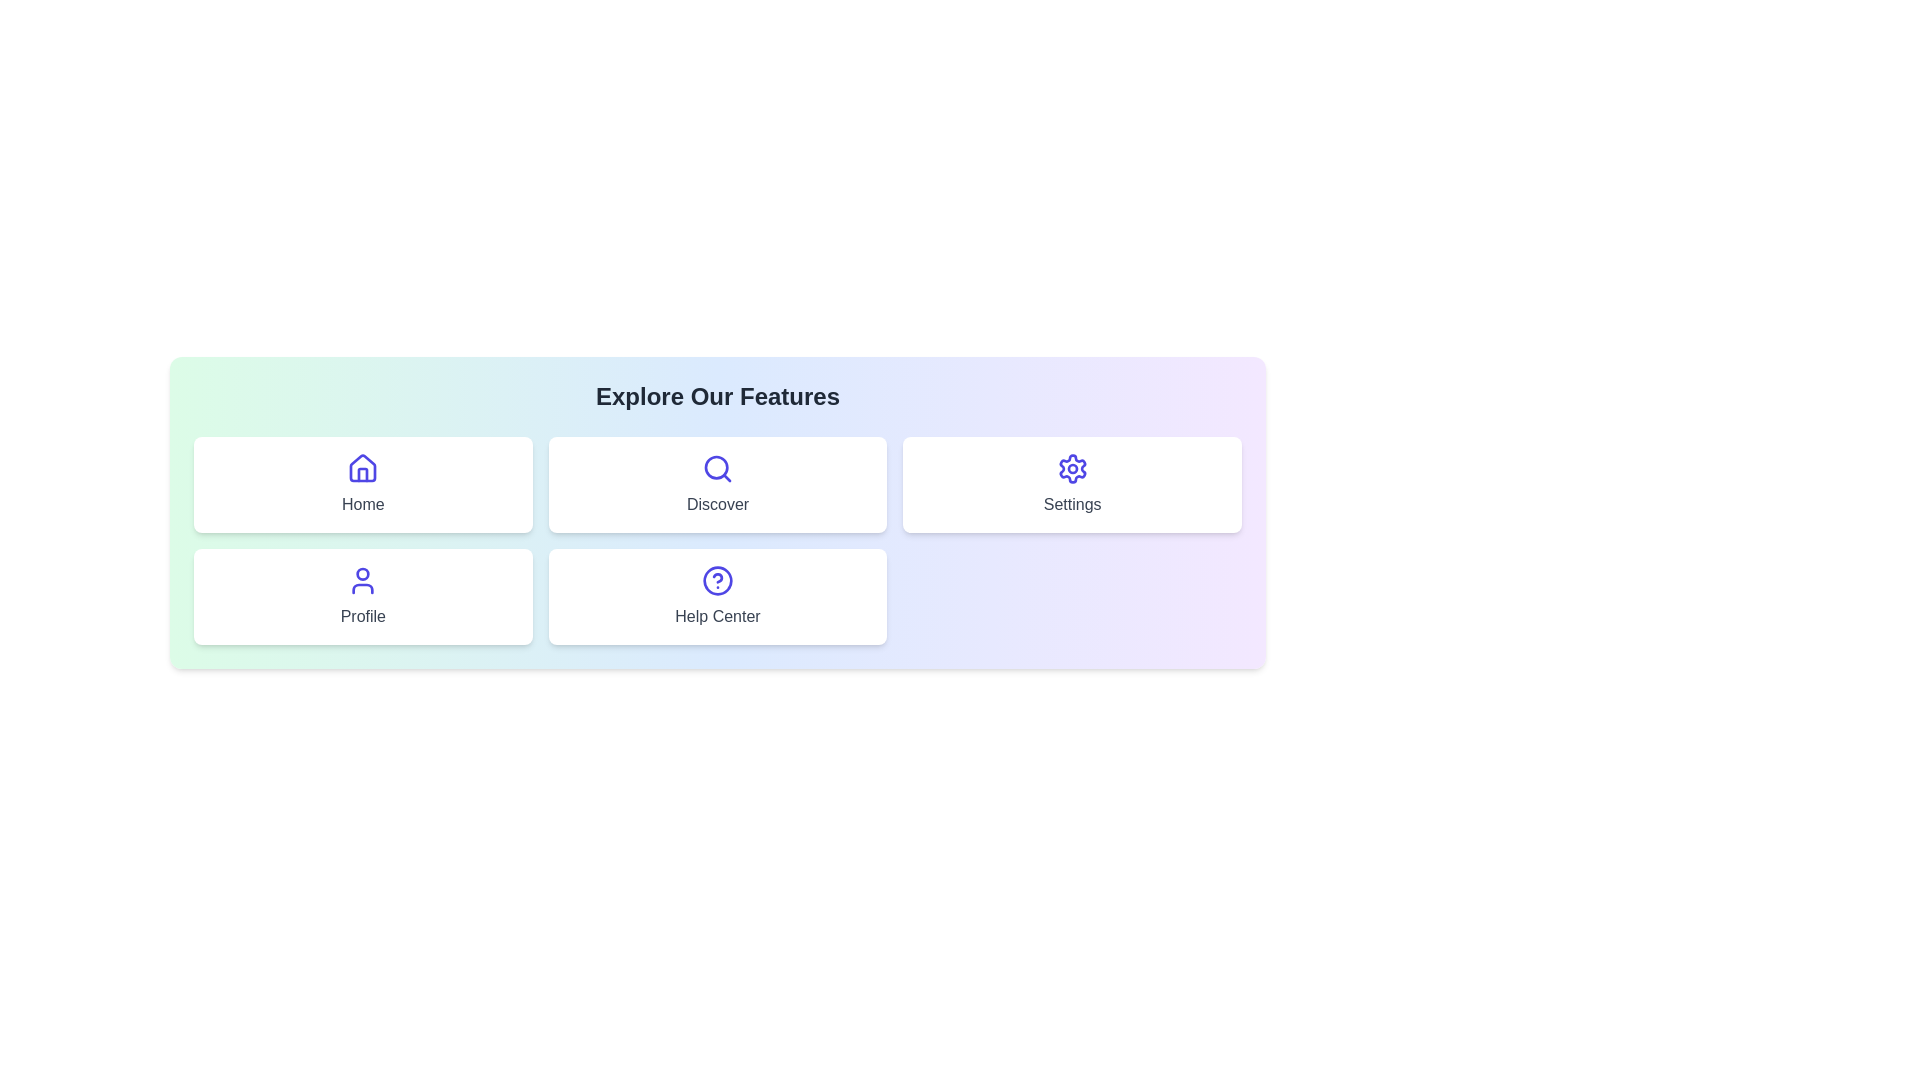  Describe the element at coordinates (1071, 504) in the screenshot. I see `text label displaying the word 'Settings' located at the bottom of a card-like section in the top-right corner of the grid interface` at that location.